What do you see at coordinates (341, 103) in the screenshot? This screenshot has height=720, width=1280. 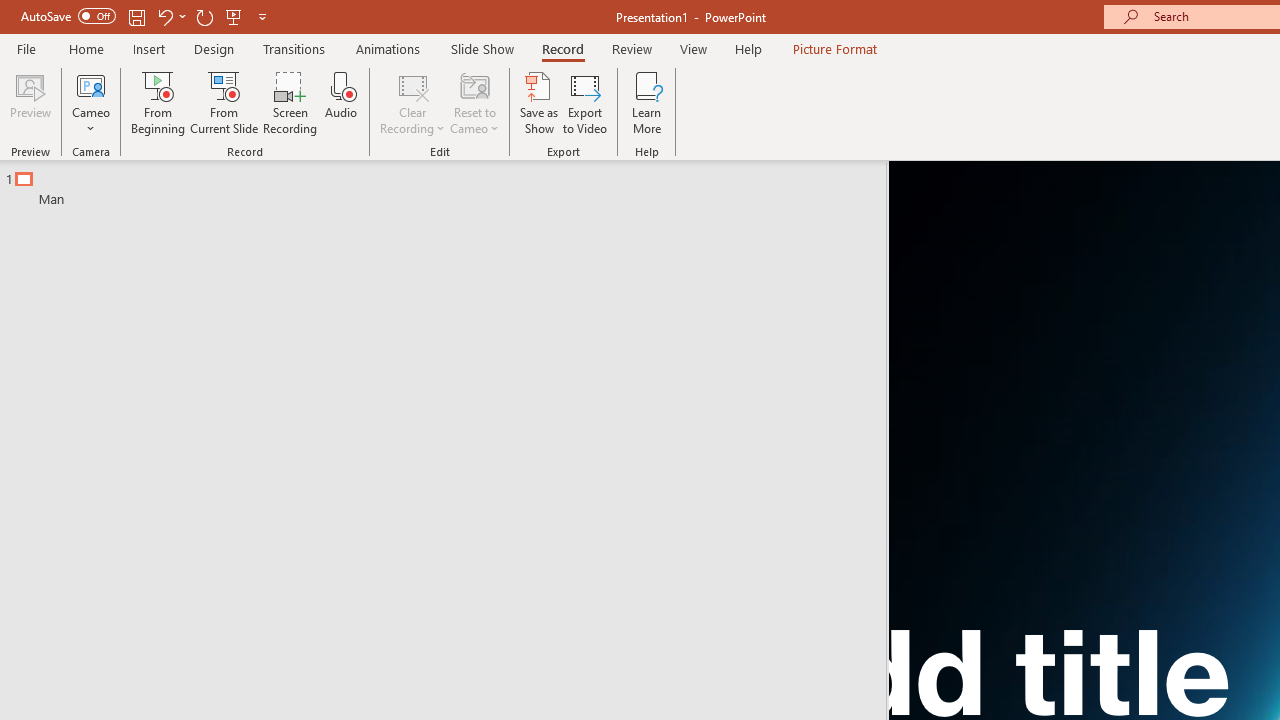 I see `'Audio'` at bounding box center [341, 103].